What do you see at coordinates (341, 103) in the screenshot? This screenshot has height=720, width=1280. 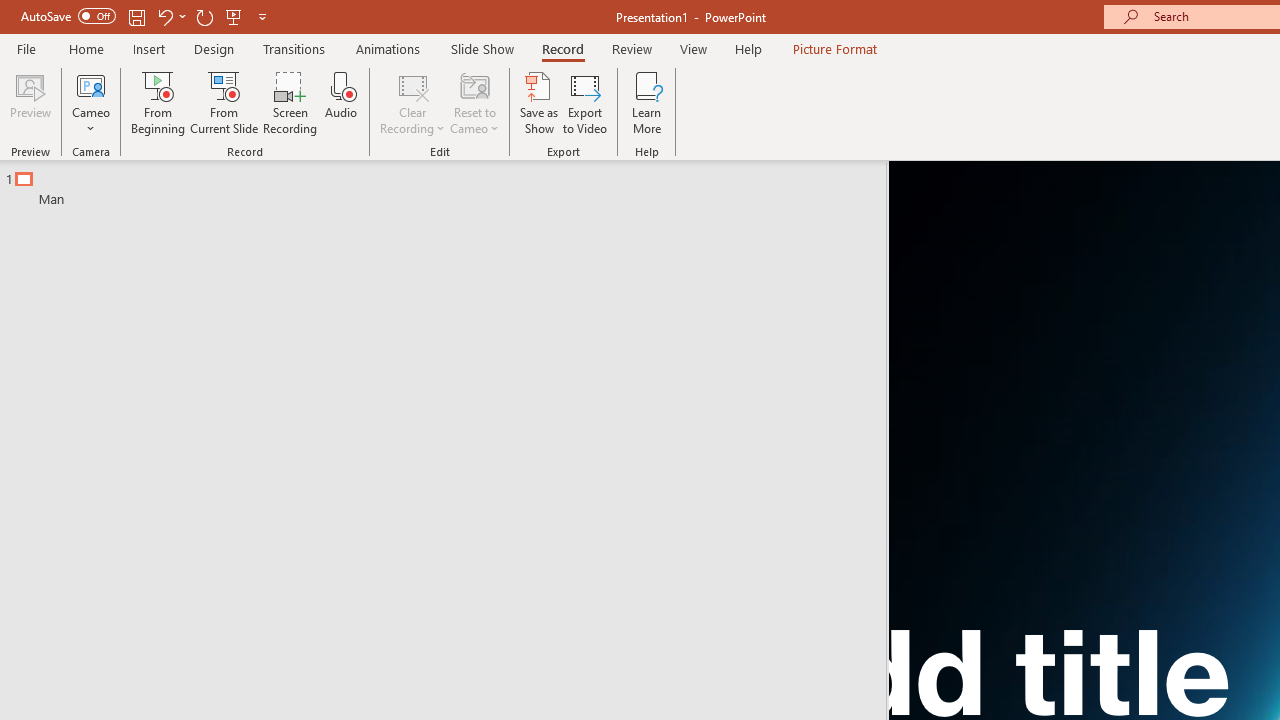 I see `'Audio'` at bounding box center [341, 103].